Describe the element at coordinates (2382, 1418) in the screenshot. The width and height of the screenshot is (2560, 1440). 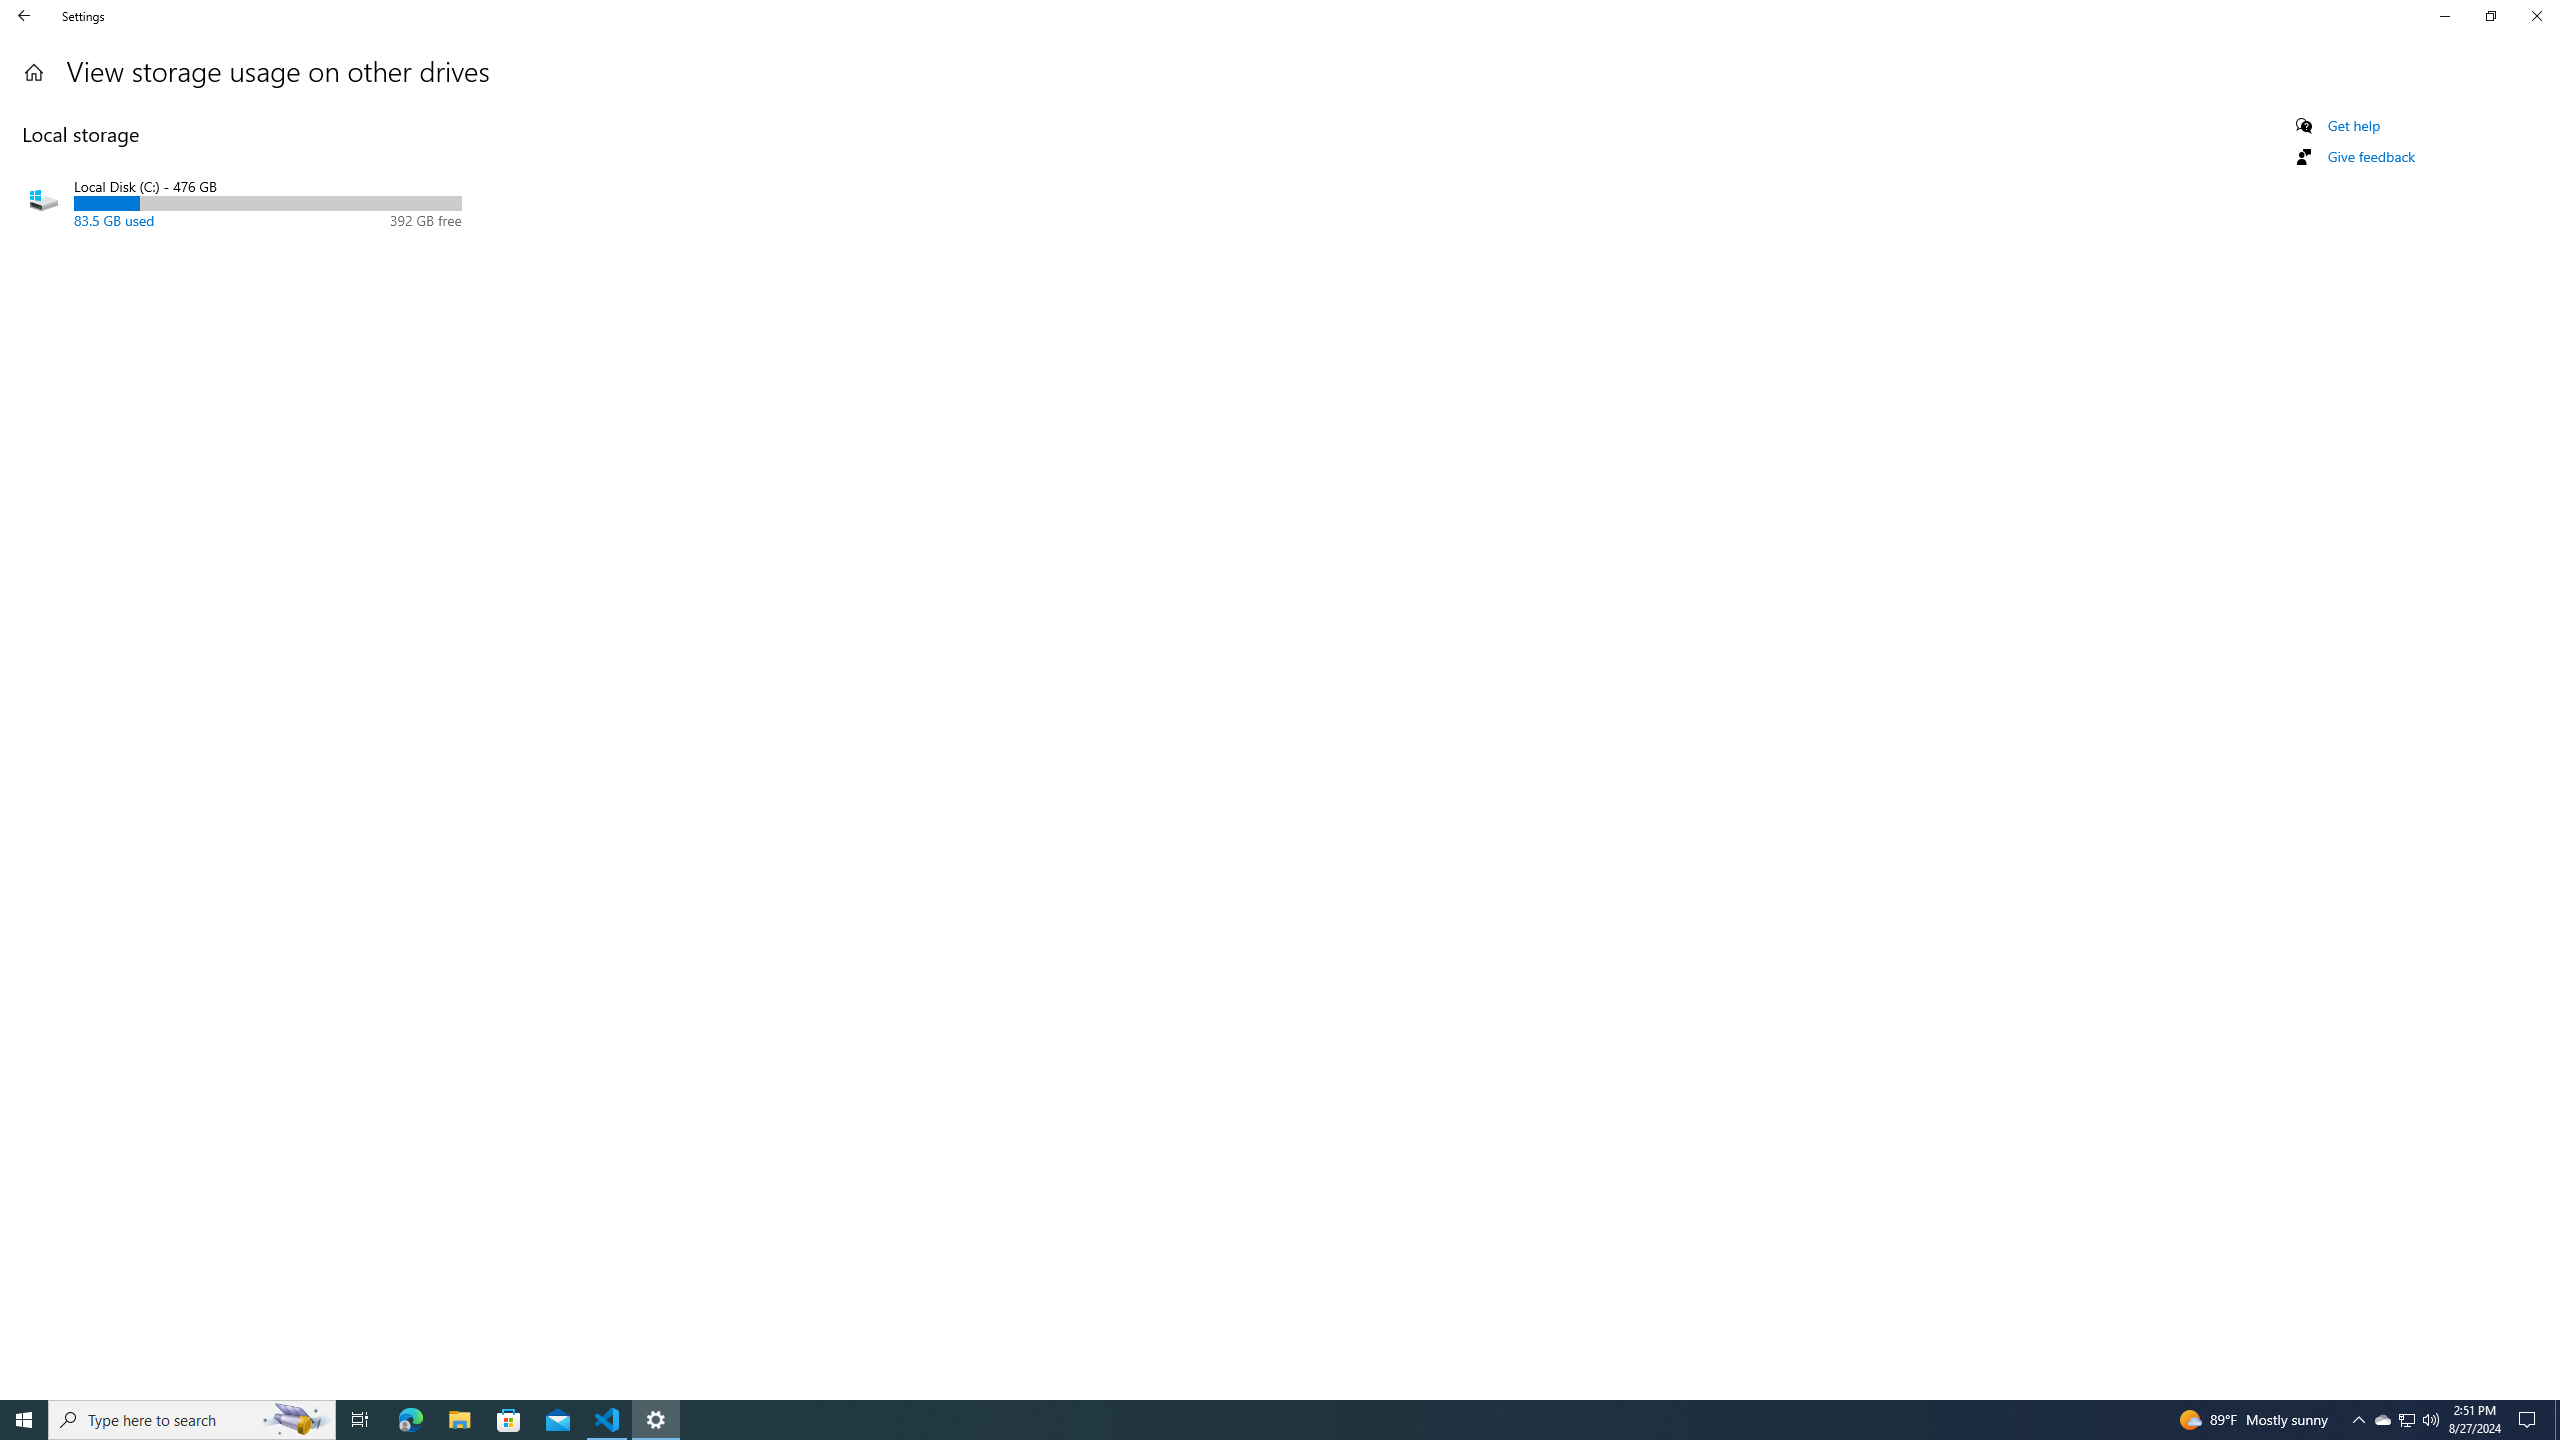
I see `'Q2790: 100%'` at that location.